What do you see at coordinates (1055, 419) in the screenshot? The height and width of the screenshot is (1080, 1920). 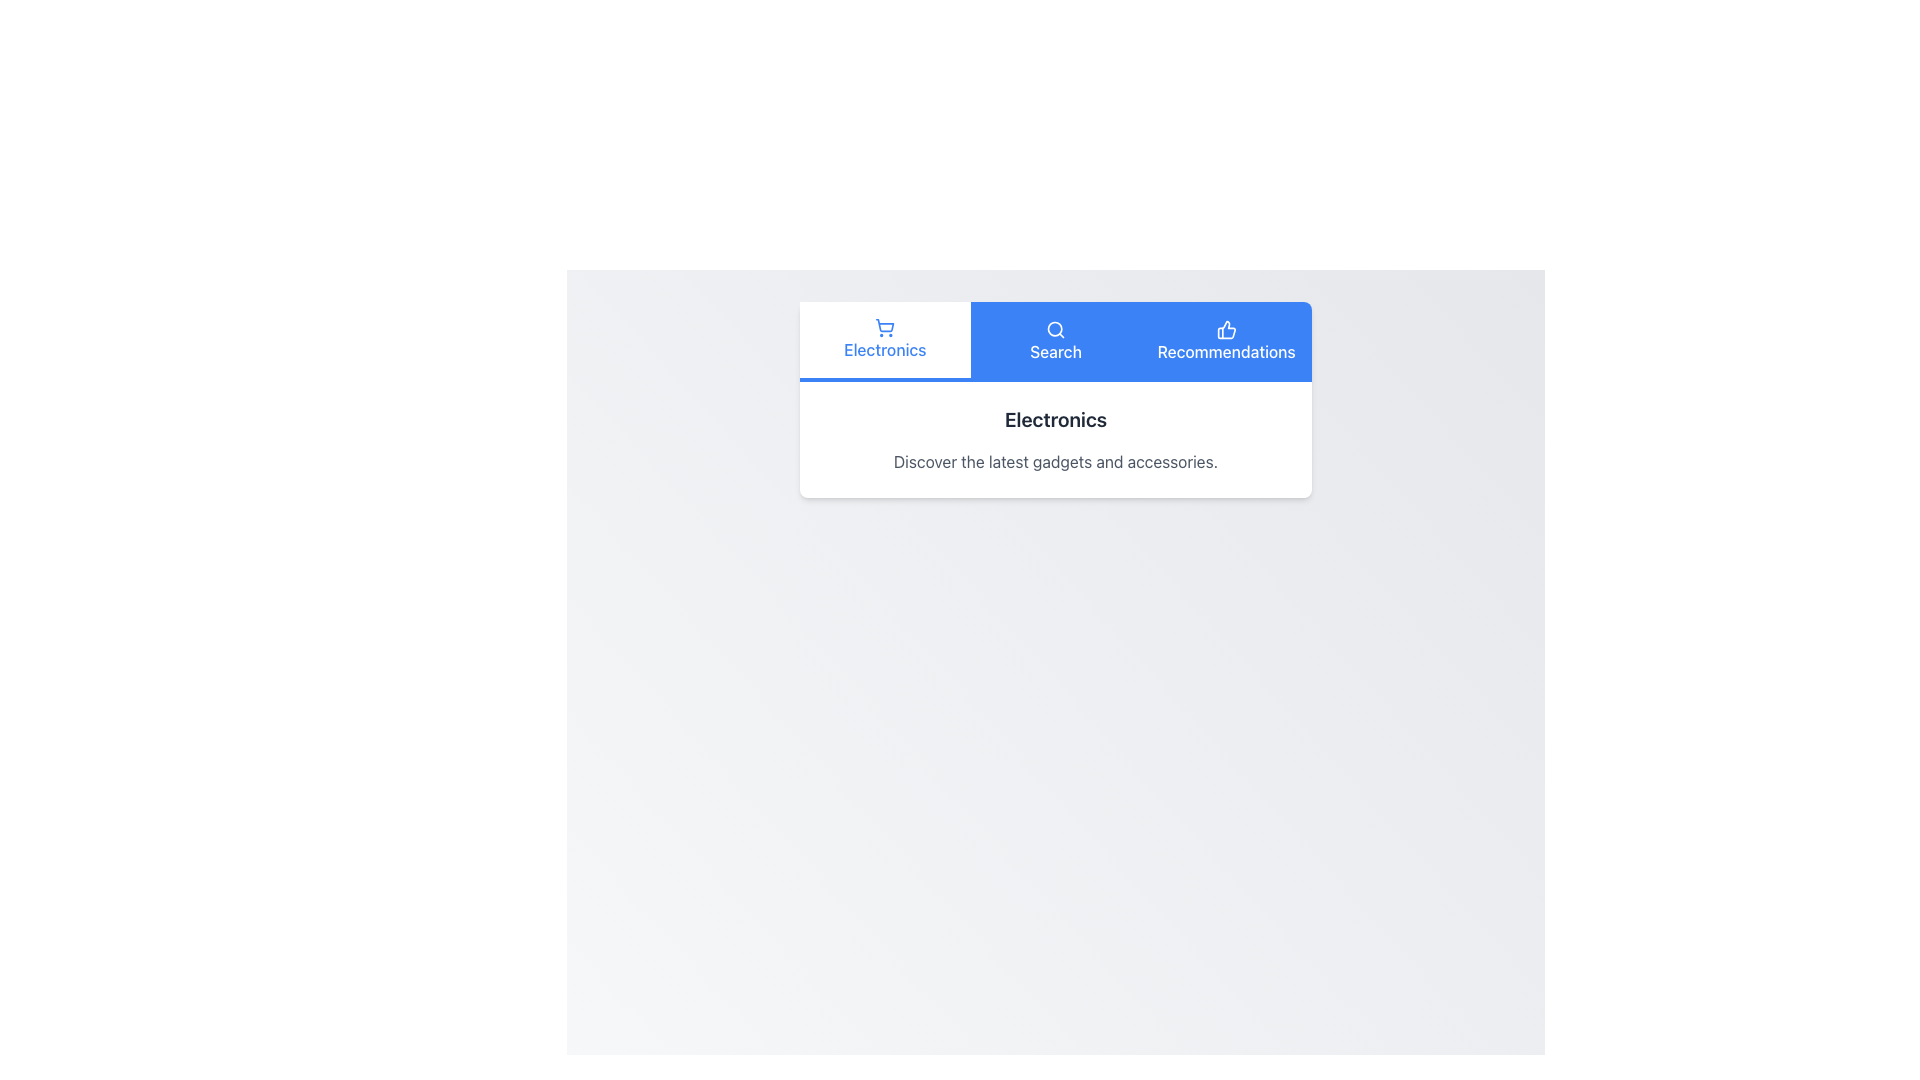 I see `the heading element that displays 'Electronics', which is styled in bold and slightly larger than adjacent text elements` at bounding box center [1055, 419].